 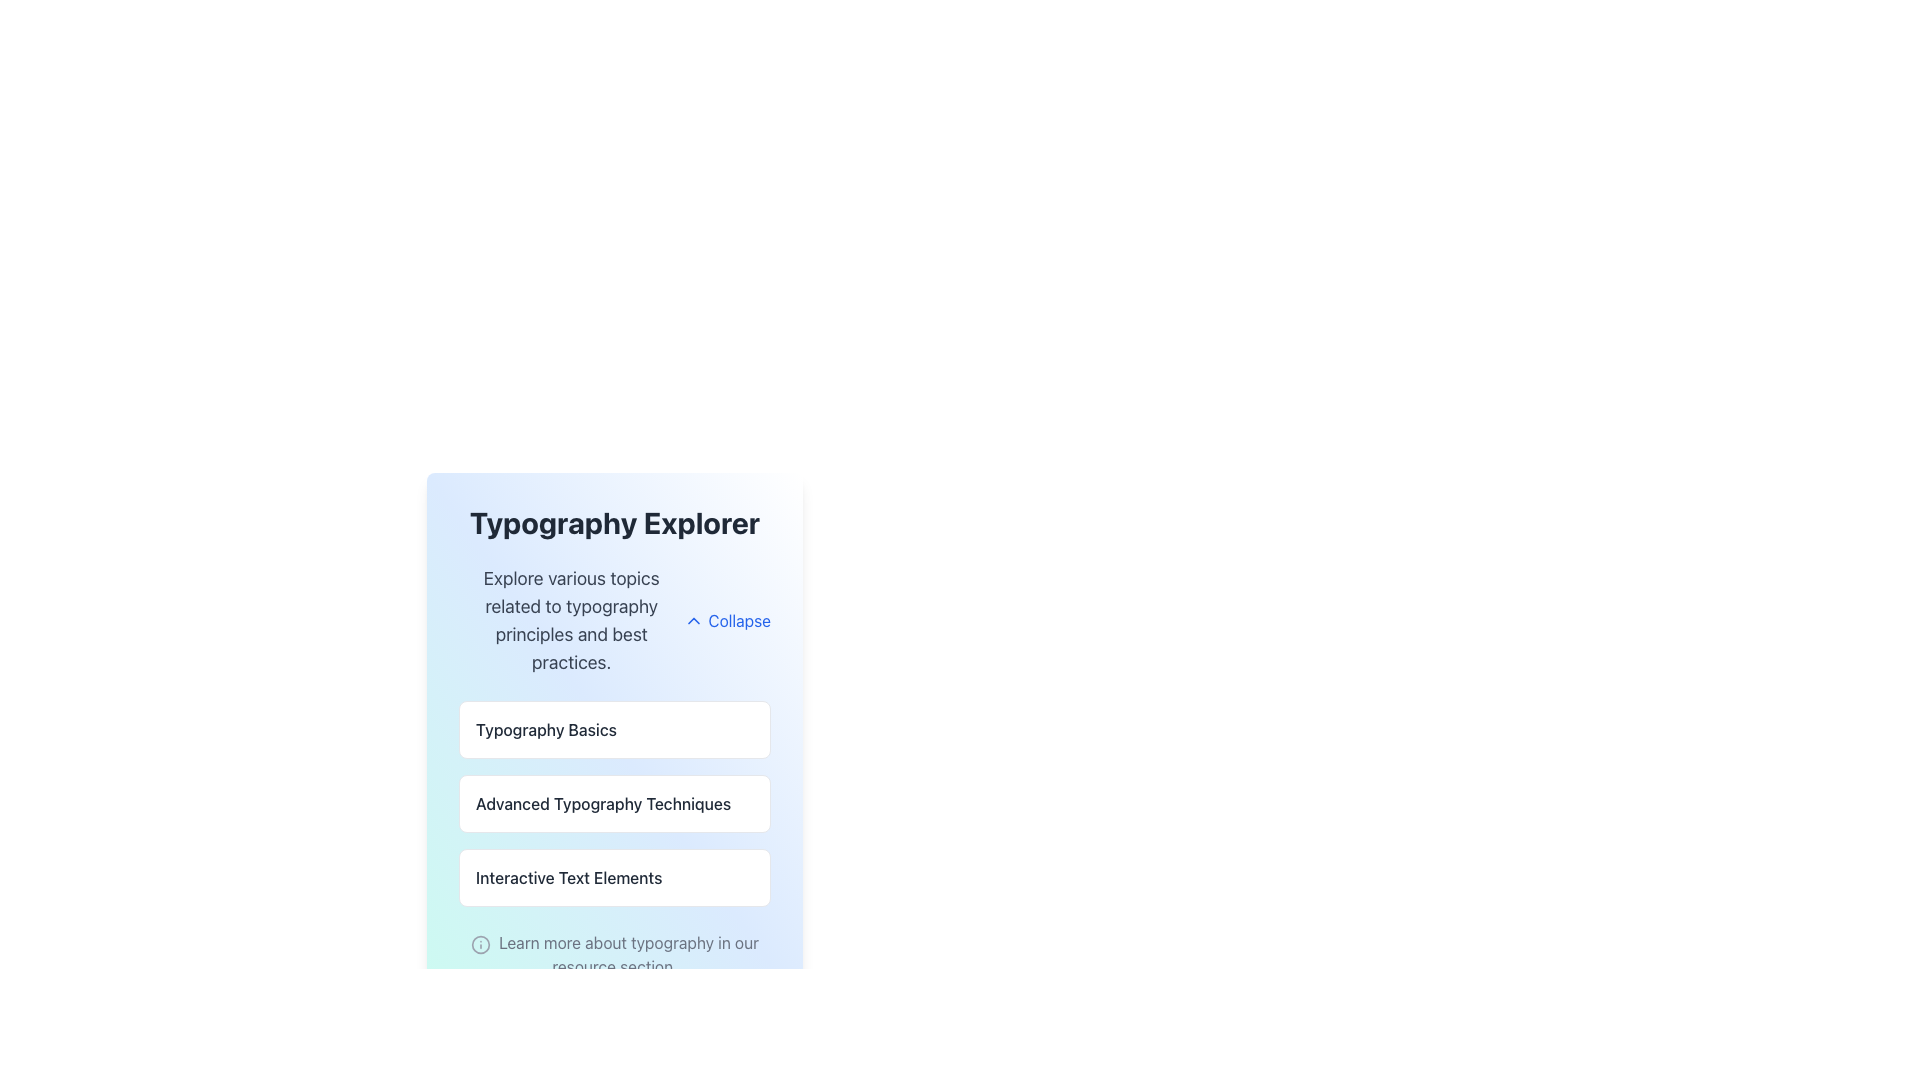 What do you see at coordinates (613, 802) in the screenshot?
I see `the central Menu/List element located below the 'Typography Explorer' title using keyboard navigation` at bounding box center [613, 802].